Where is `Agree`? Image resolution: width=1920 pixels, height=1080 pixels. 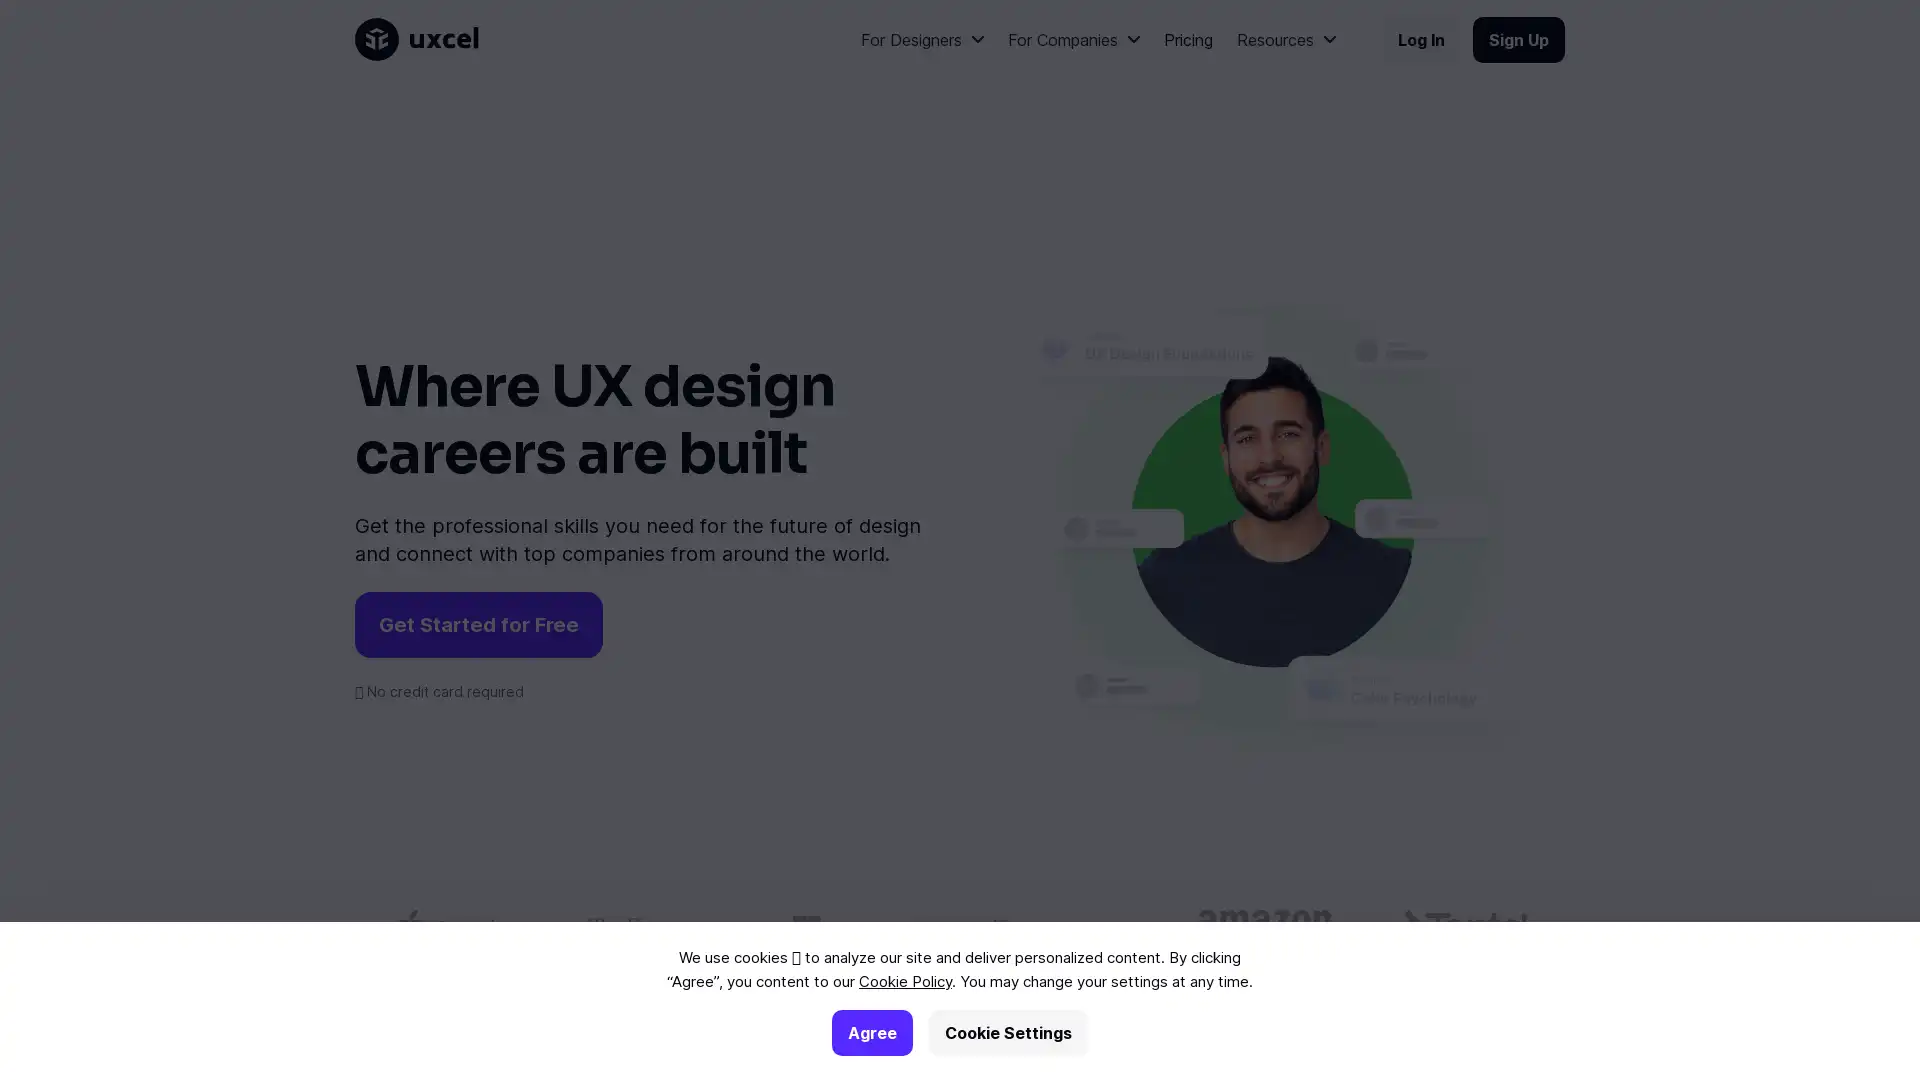
Agree is located at coordinates (872, 1033).